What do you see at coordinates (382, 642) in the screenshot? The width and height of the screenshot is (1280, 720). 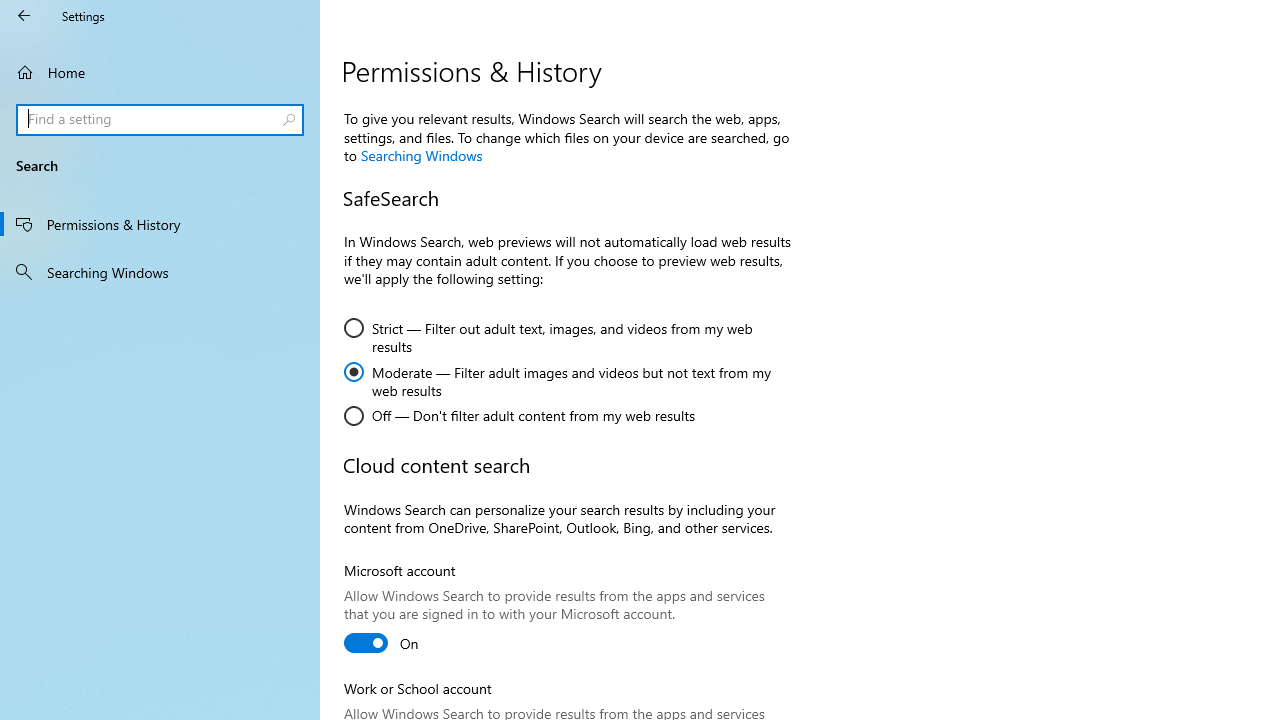 I see `'Microsoft account'` at bounding box center [382, 642].